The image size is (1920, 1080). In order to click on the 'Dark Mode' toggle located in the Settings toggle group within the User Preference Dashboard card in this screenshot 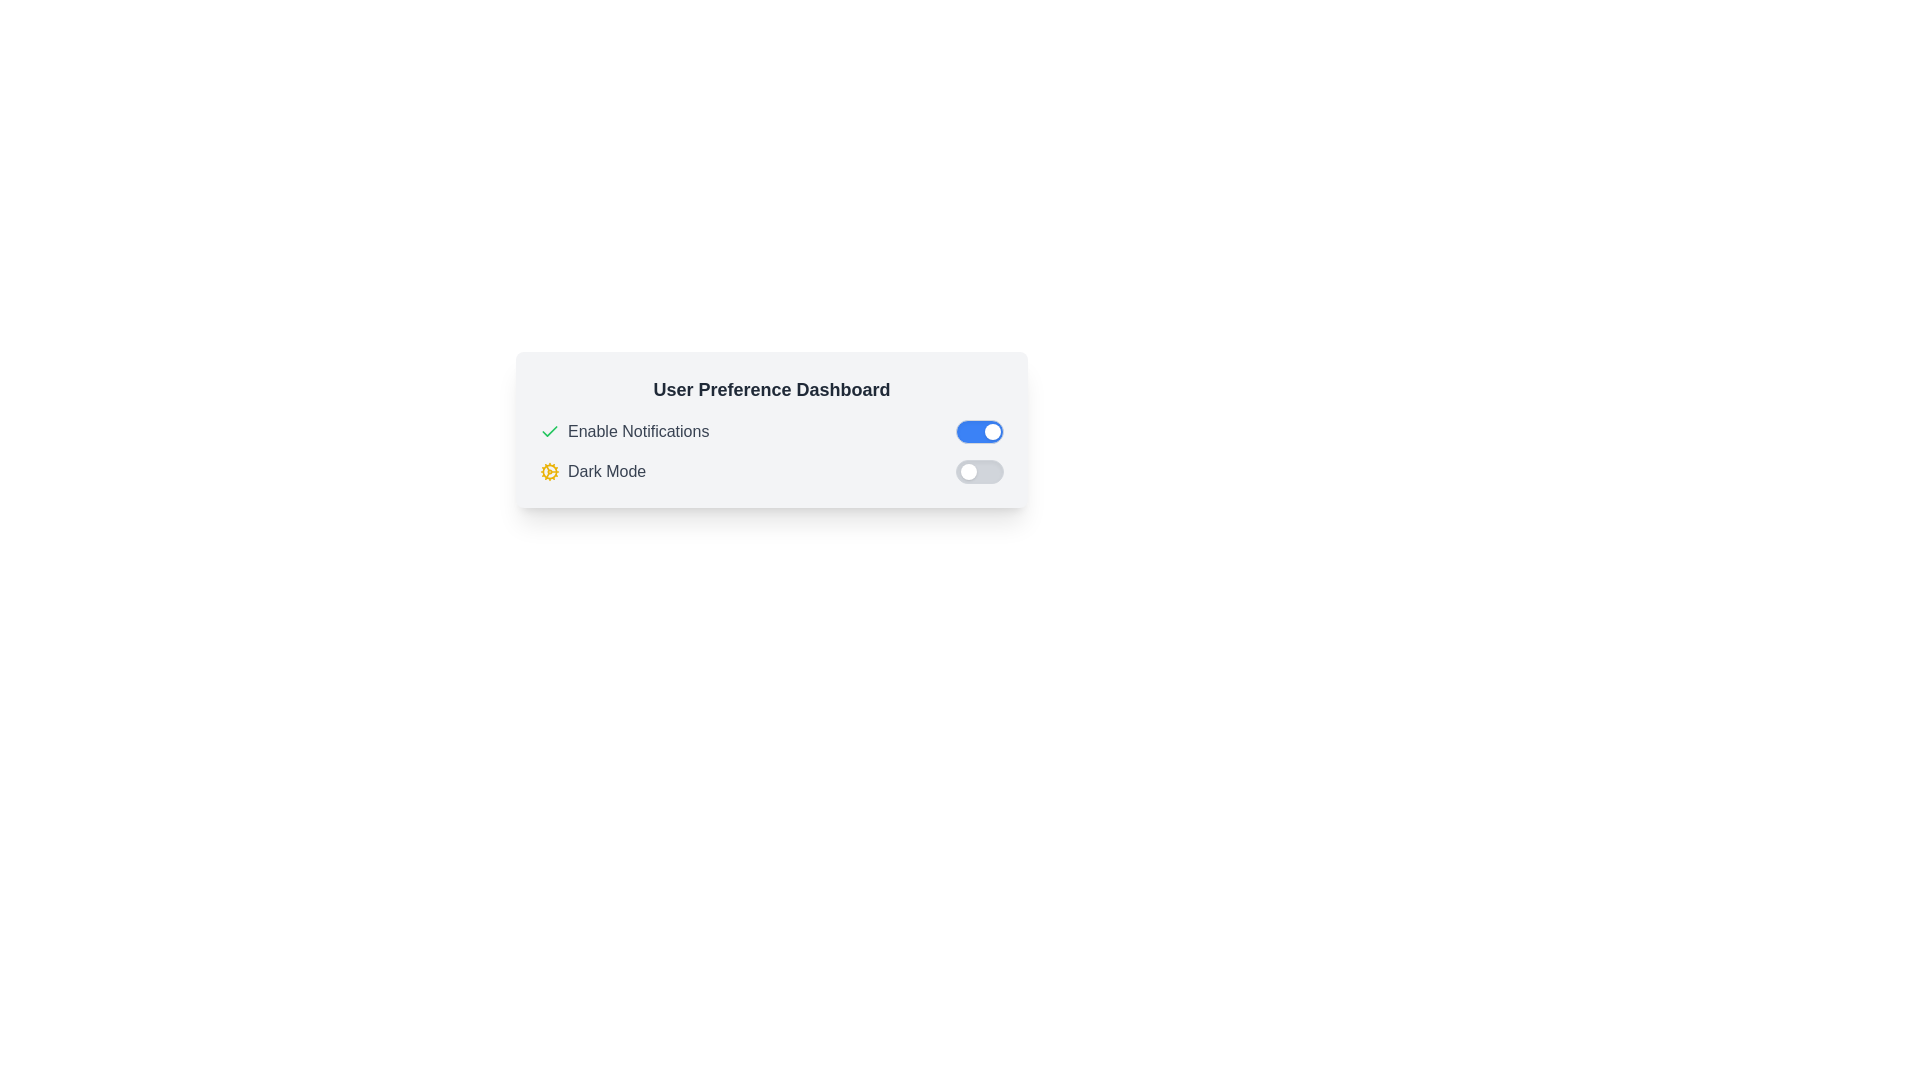, I will do `click(771, 451)`.